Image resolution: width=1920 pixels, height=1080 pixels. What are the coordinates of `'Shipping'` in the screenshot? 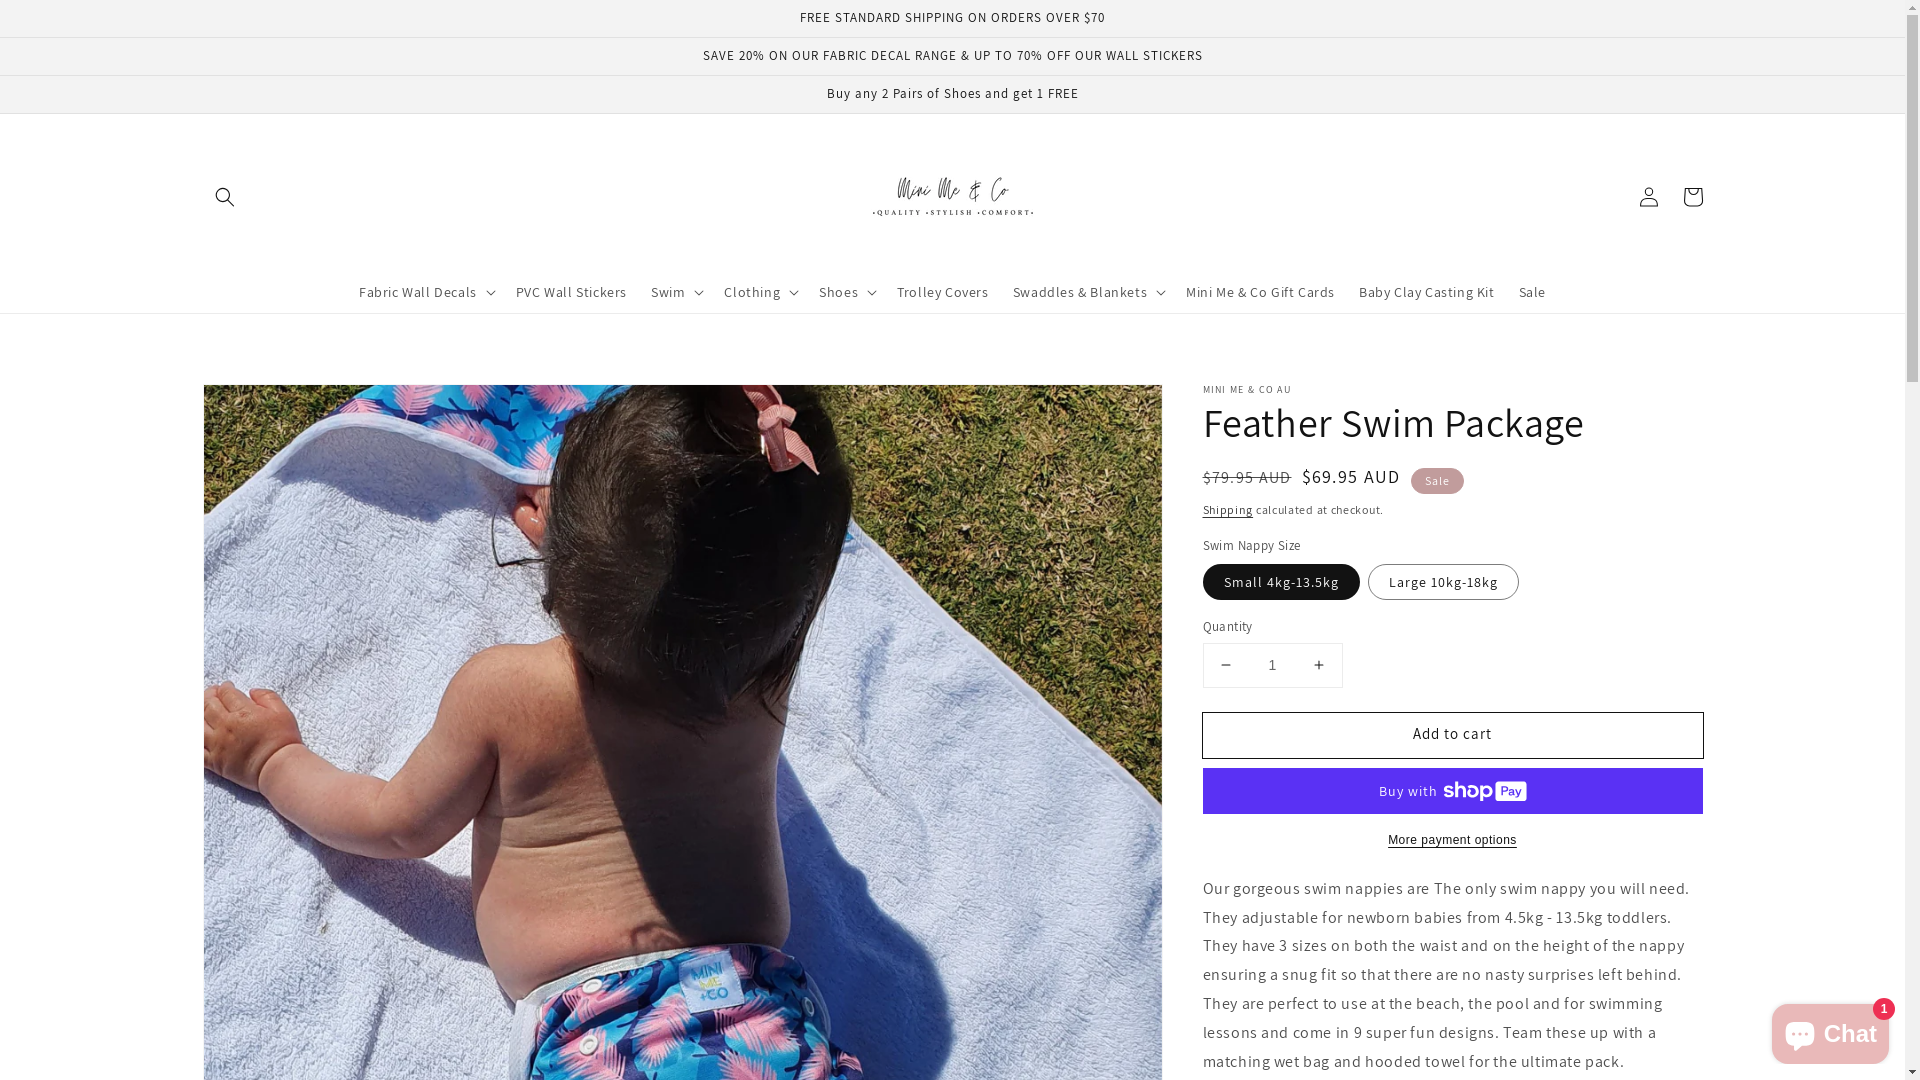 It's located at (1200, 508).